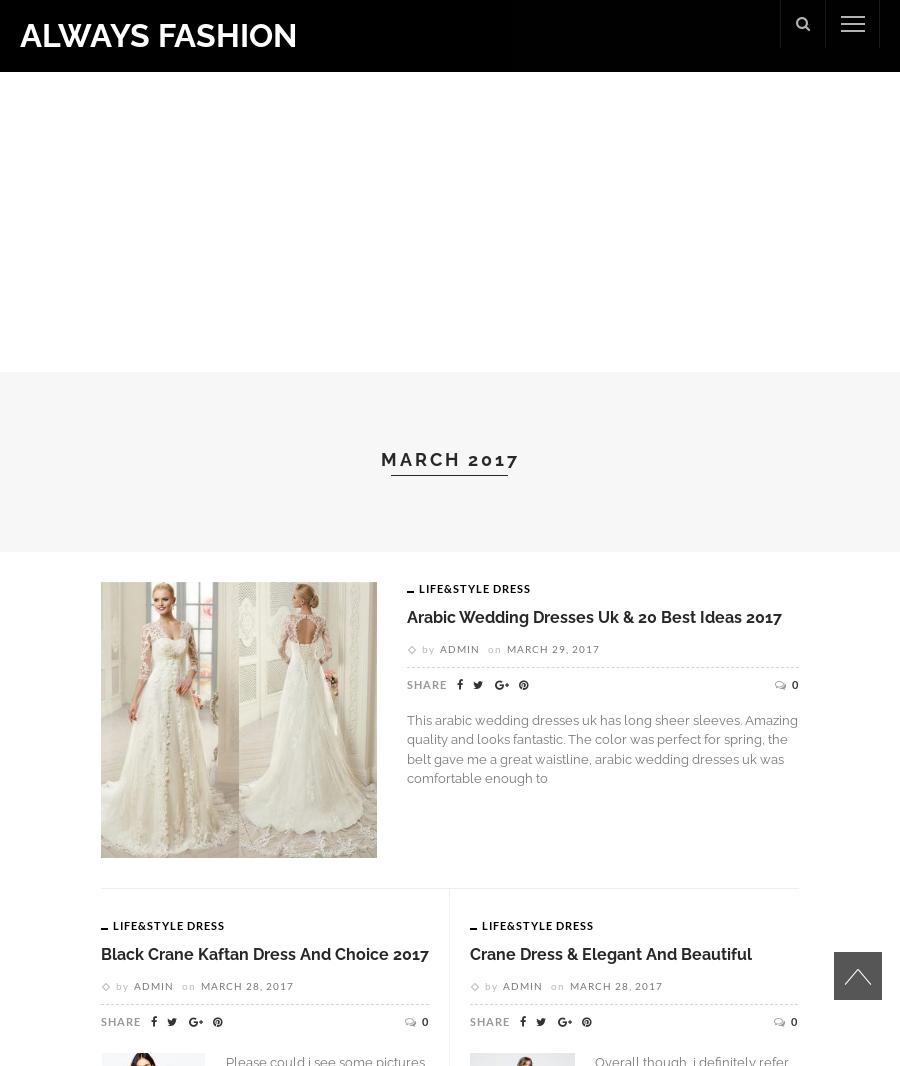 Image resolution: width=900 pixels, height=1066 pixels. What do you see at coordinates (263, 954) in the screenshot?
I see `'Black Crane Kaftan Dress And Choice 2017'` at bounding box center [263, 954].